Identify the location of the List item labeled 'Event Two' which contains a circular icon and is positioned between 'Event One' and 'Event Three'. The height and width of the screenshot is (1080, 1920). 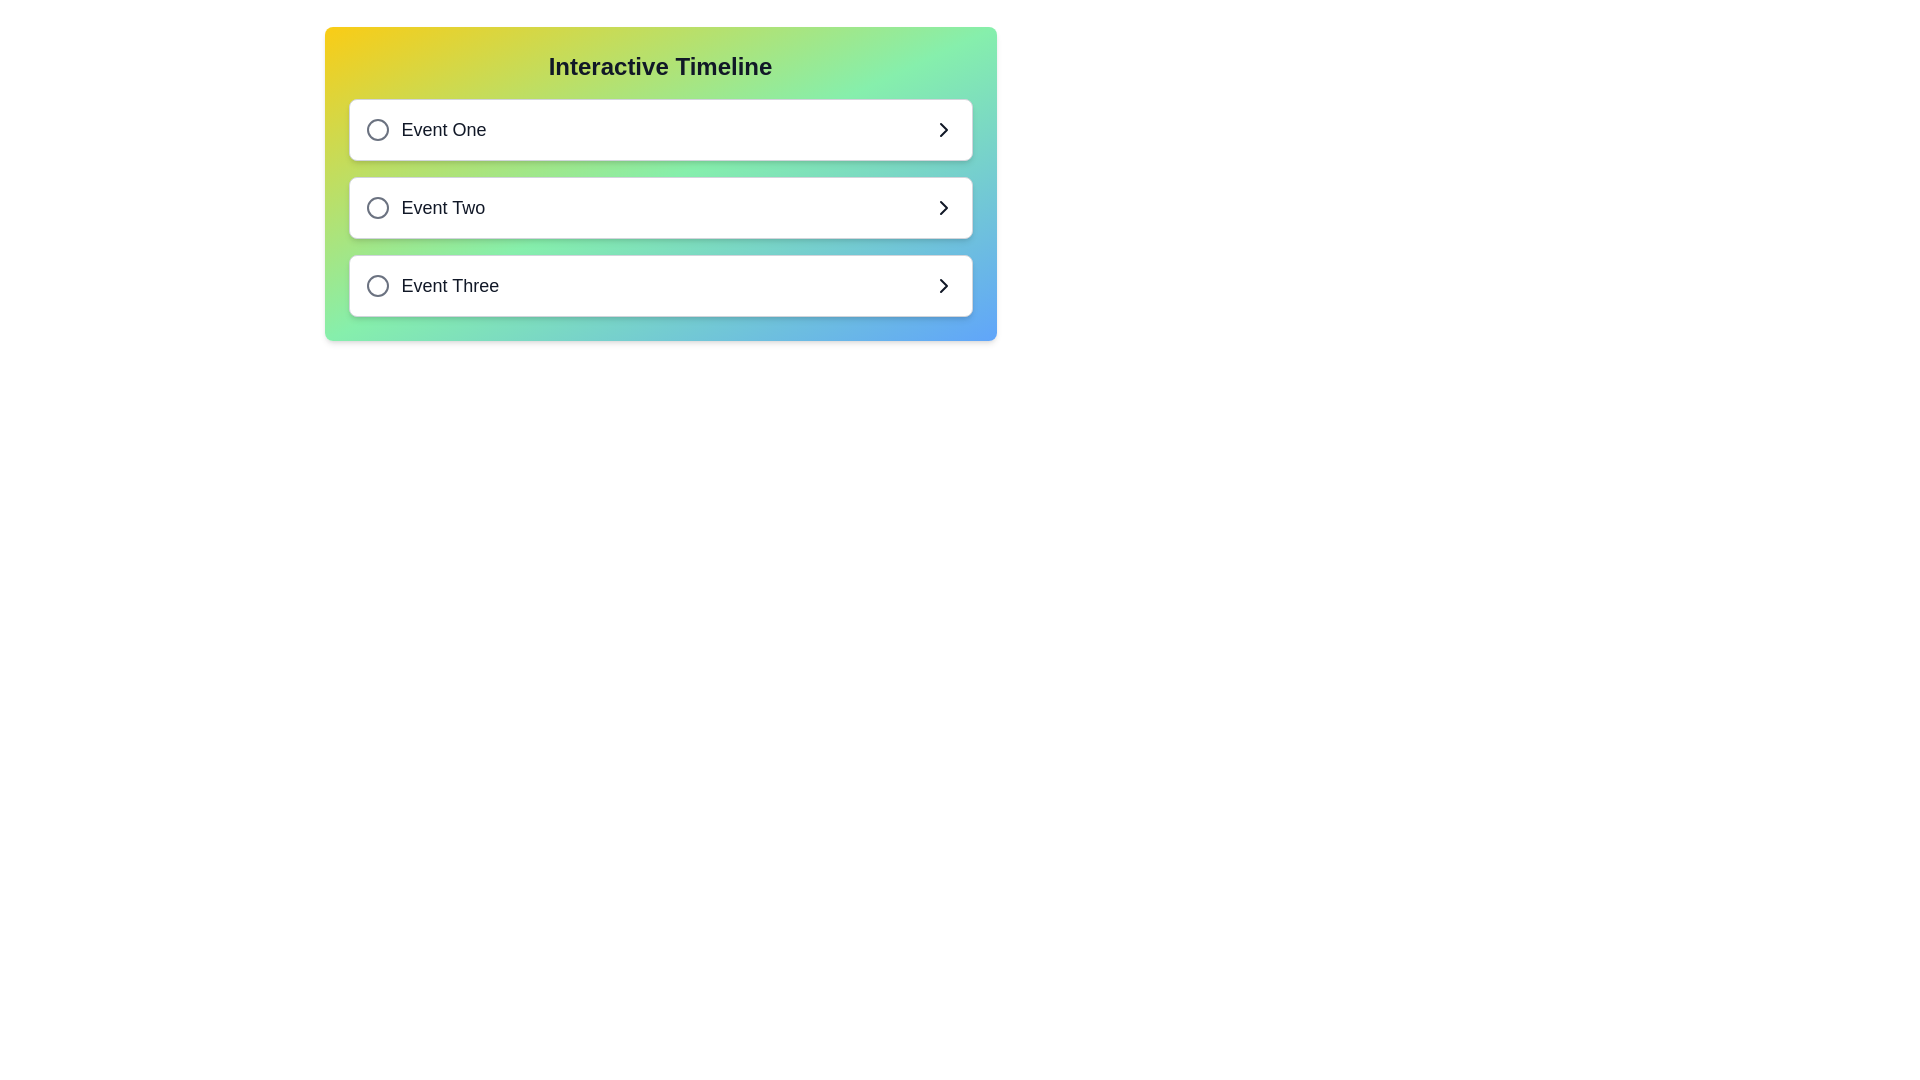
(424, 208).